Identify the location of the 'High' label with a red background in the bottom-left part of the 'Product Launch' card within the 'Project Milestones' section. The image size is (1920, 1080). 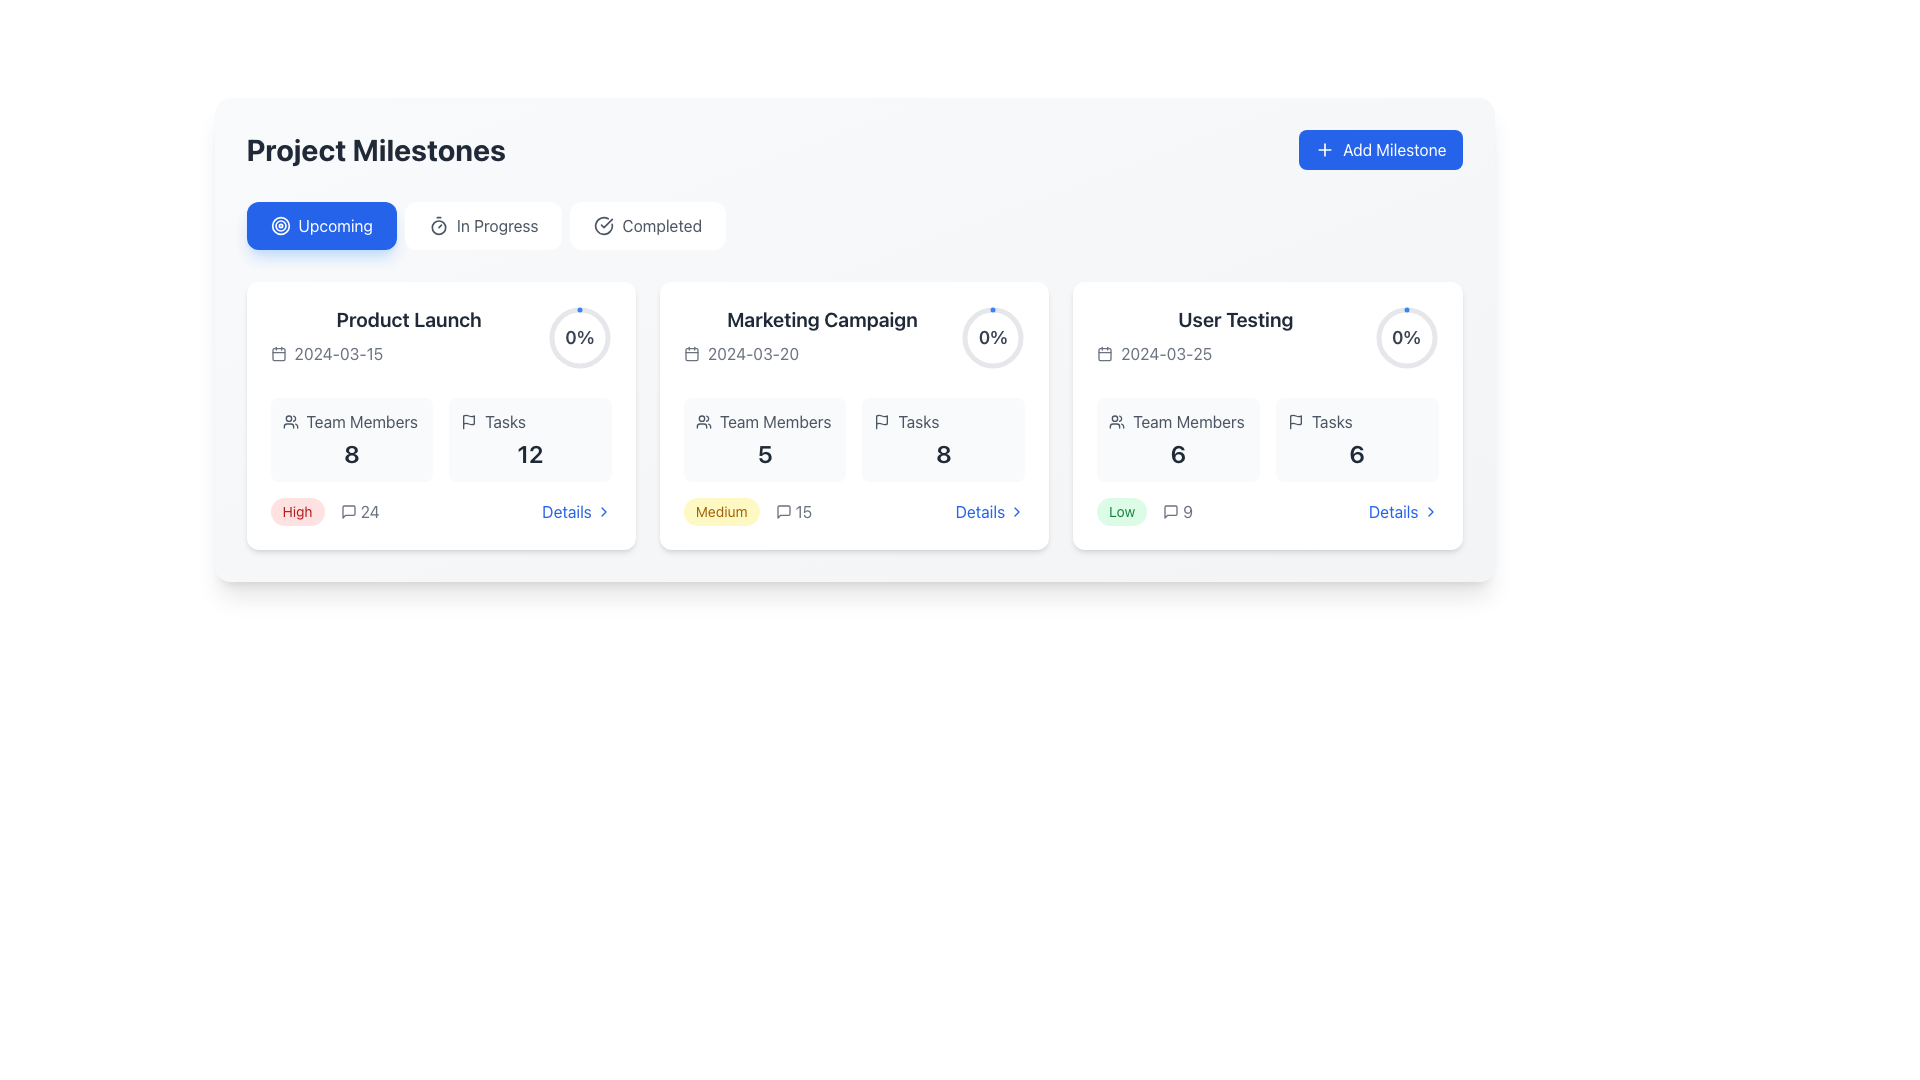
(325, 511).